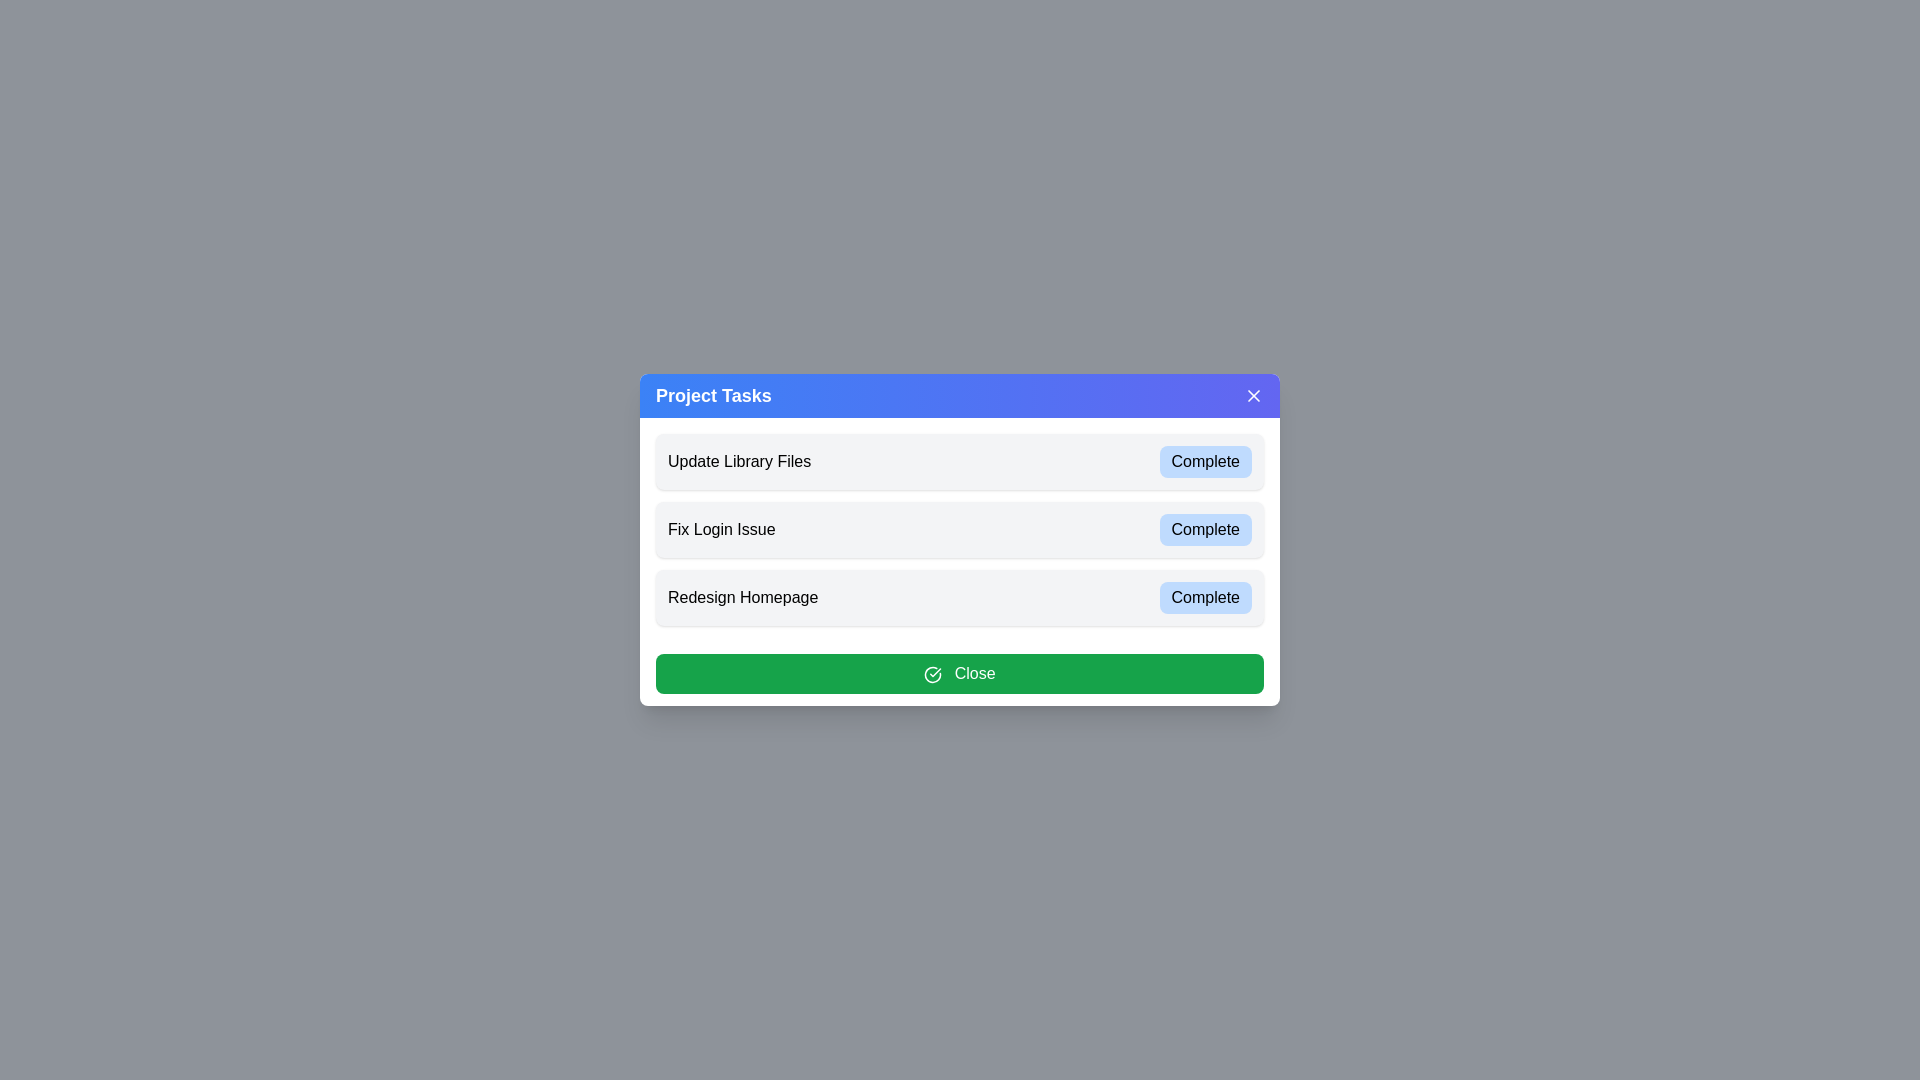 This screenshot has width=1920, height=1080. What do you see at coordinates (960, 674) in the screenshot?
I see `the prominent green 'Close' button located at the bottom of the modal window` at bounding box center [960, 674].